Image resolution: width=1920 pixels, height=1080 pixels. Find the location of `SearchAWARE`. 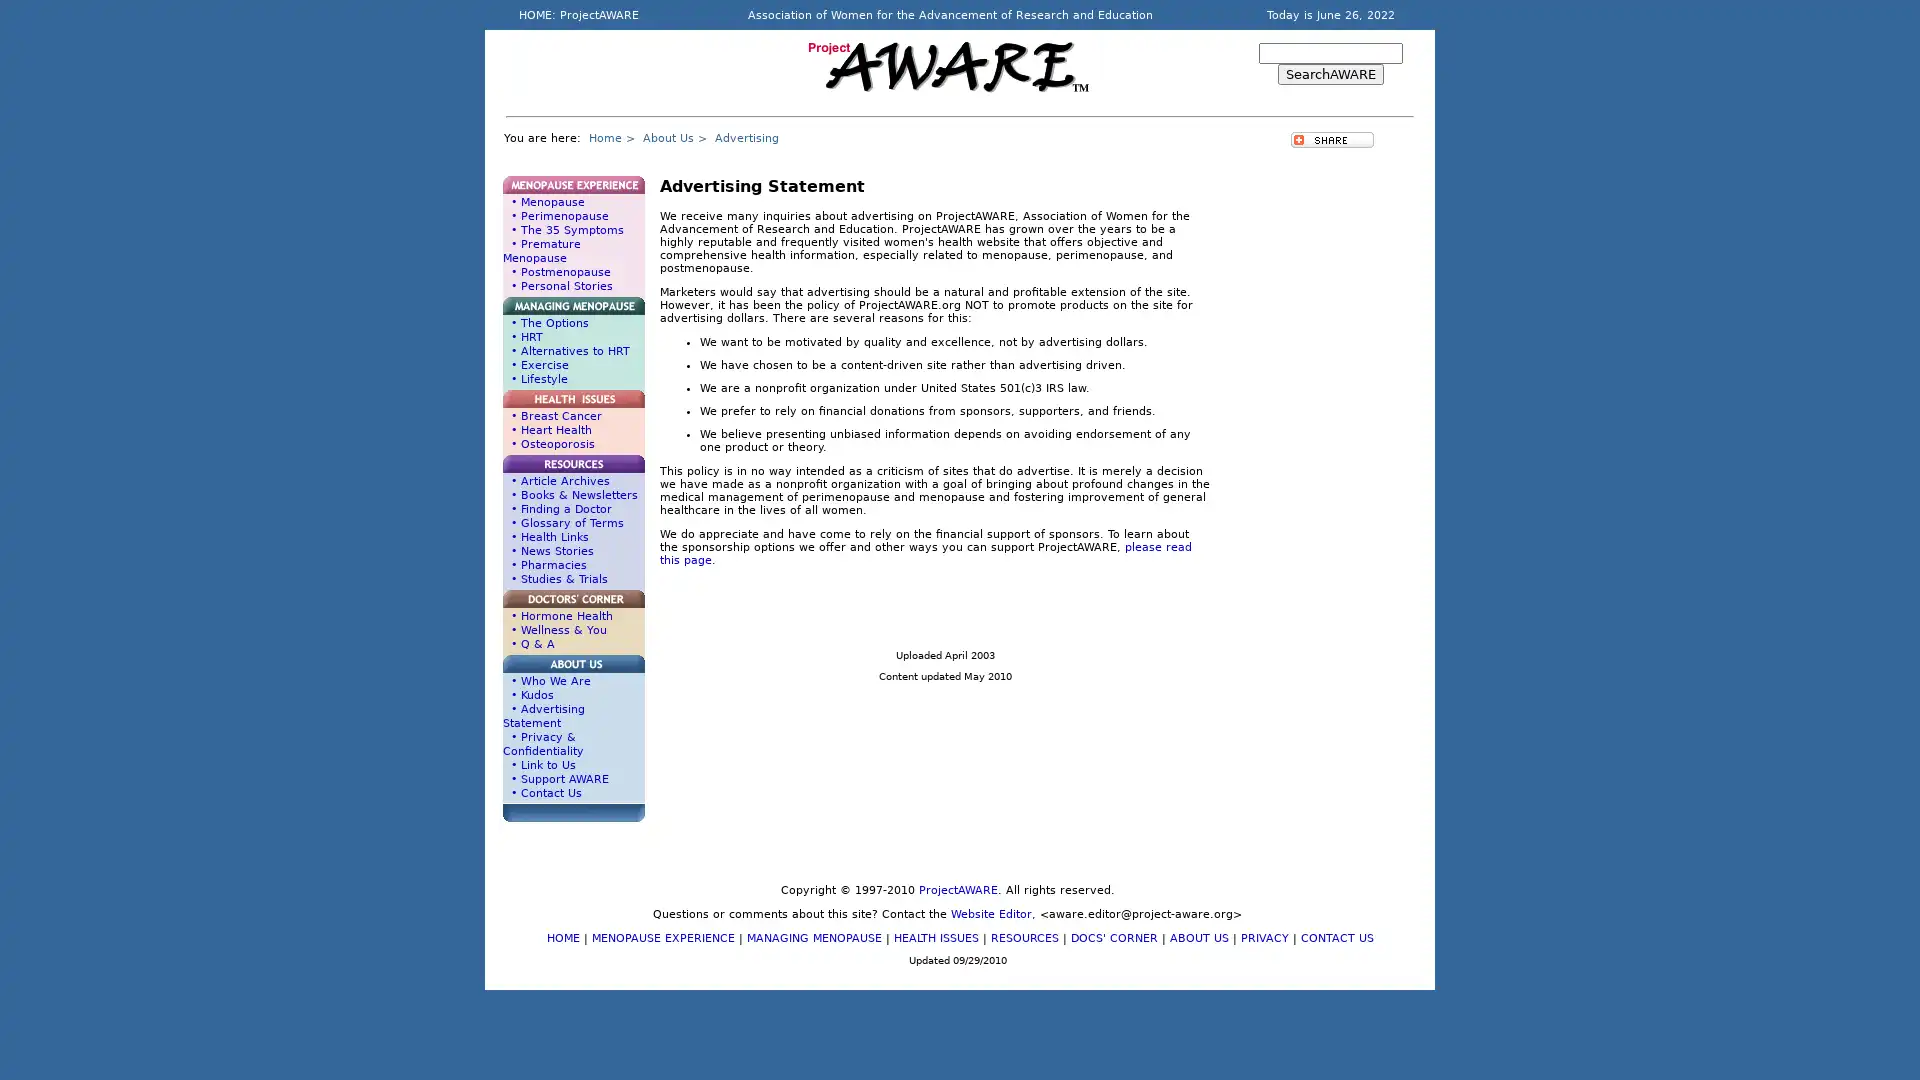

SearchAWARE is located at coordinates (1330, 73).